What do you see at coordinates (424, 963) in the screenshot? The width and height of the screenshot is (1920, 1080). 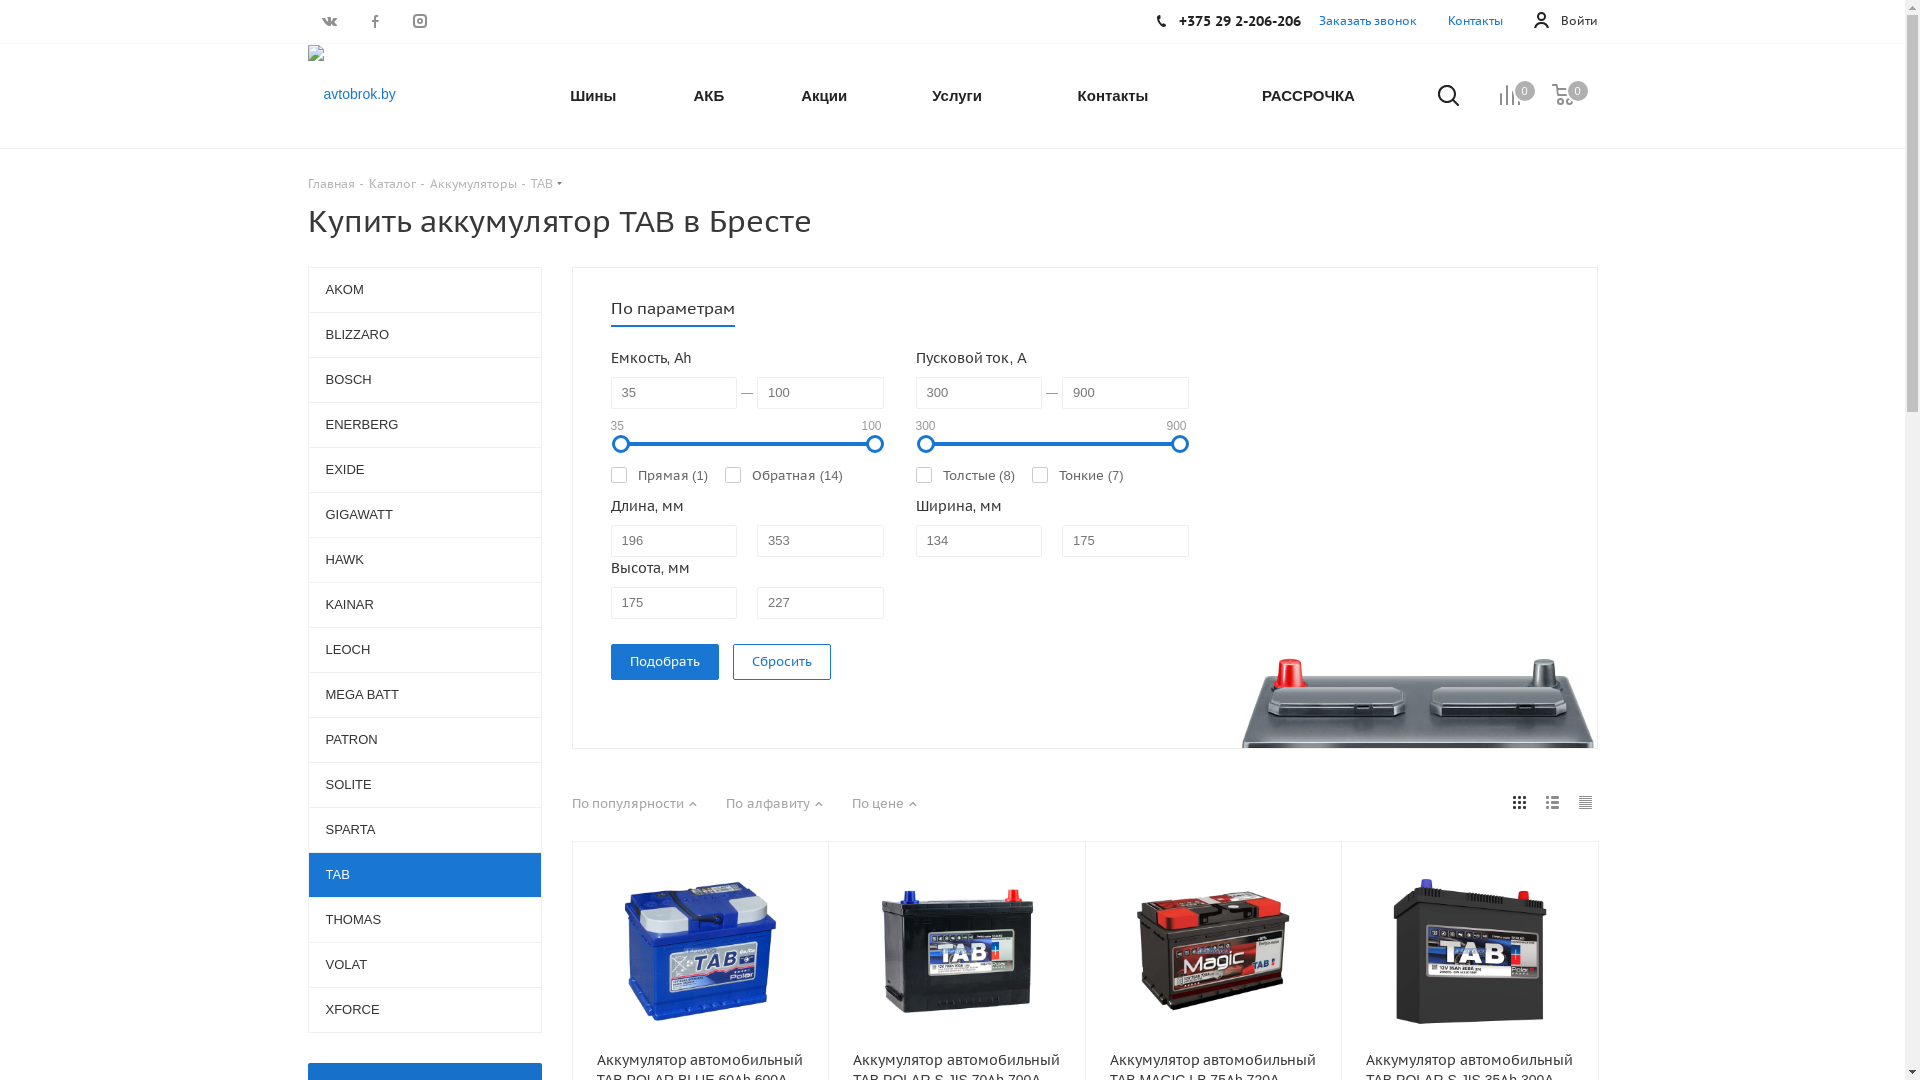 I see `'VOLAT'` at bounding box center [424, 963].